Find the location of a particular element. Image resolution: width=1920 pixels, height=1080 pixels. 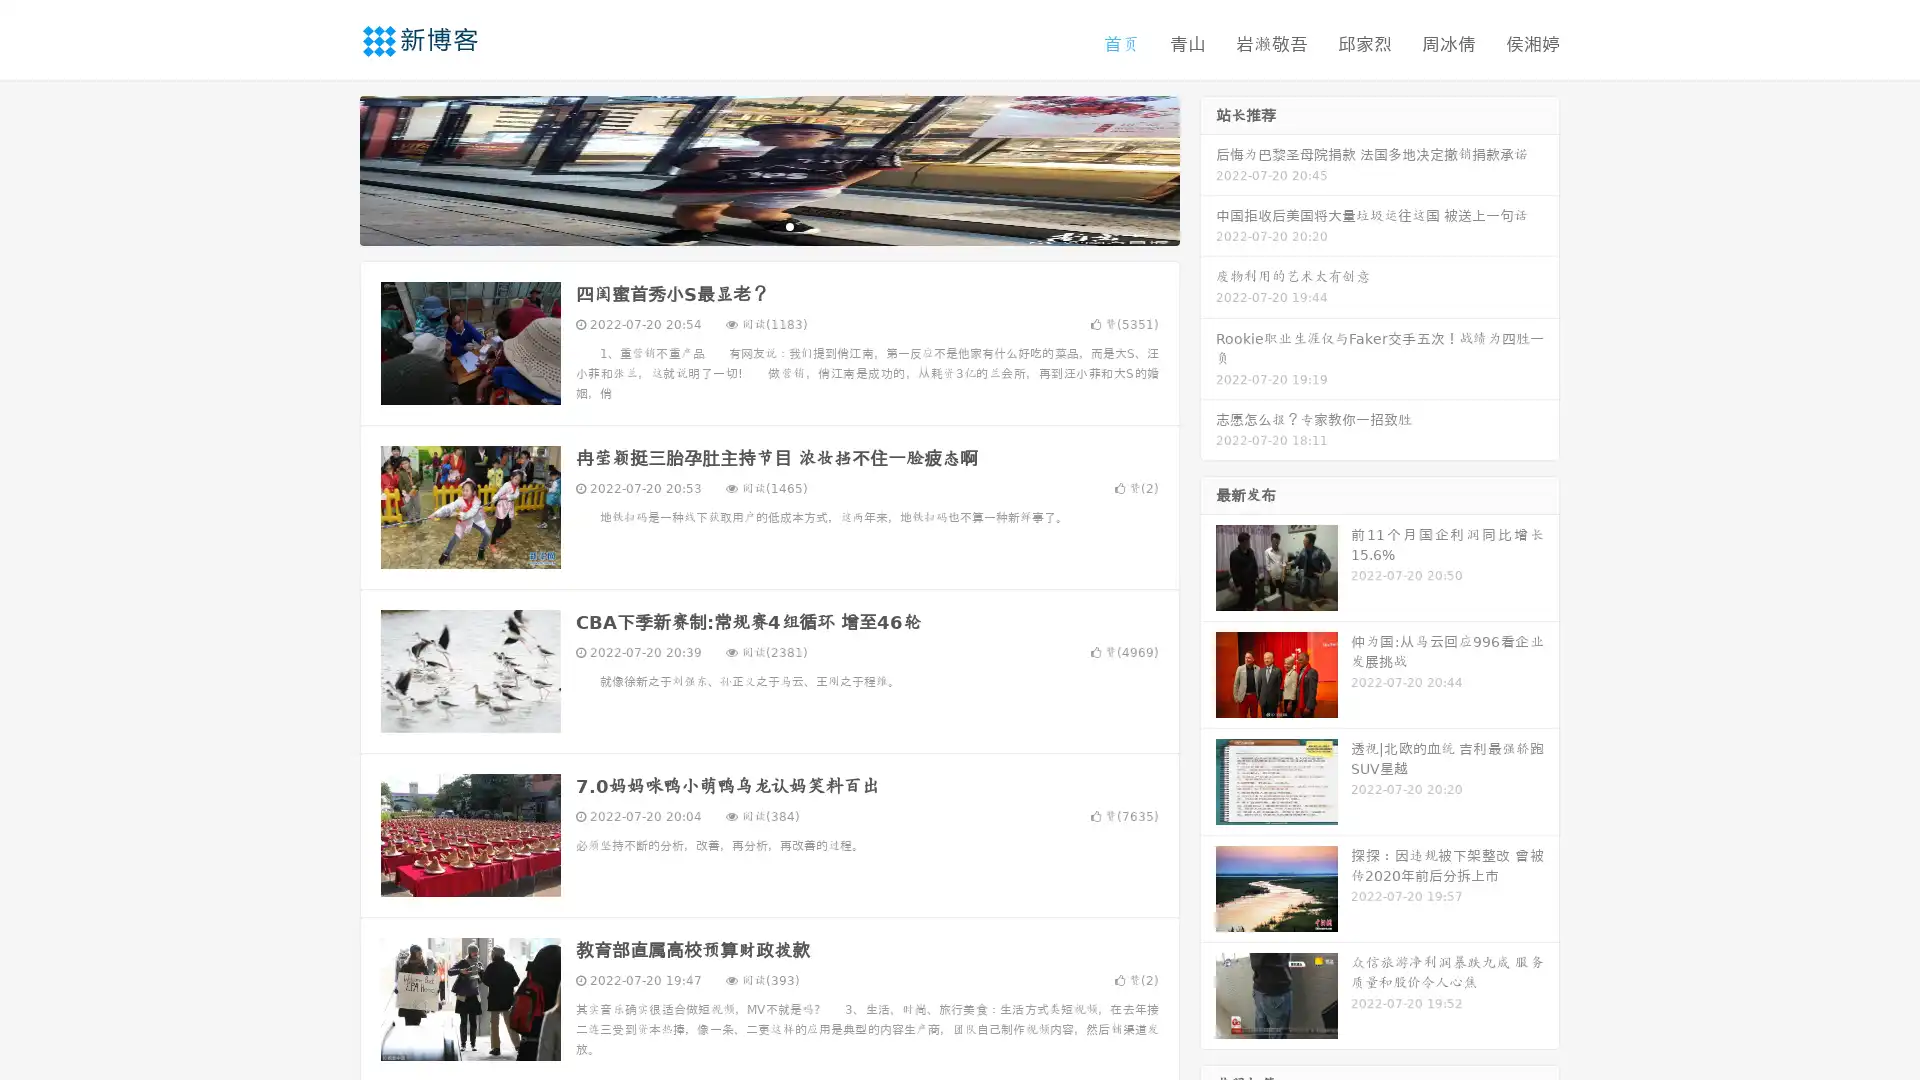

Go to slide 2 is located at coordinates (768, 225).